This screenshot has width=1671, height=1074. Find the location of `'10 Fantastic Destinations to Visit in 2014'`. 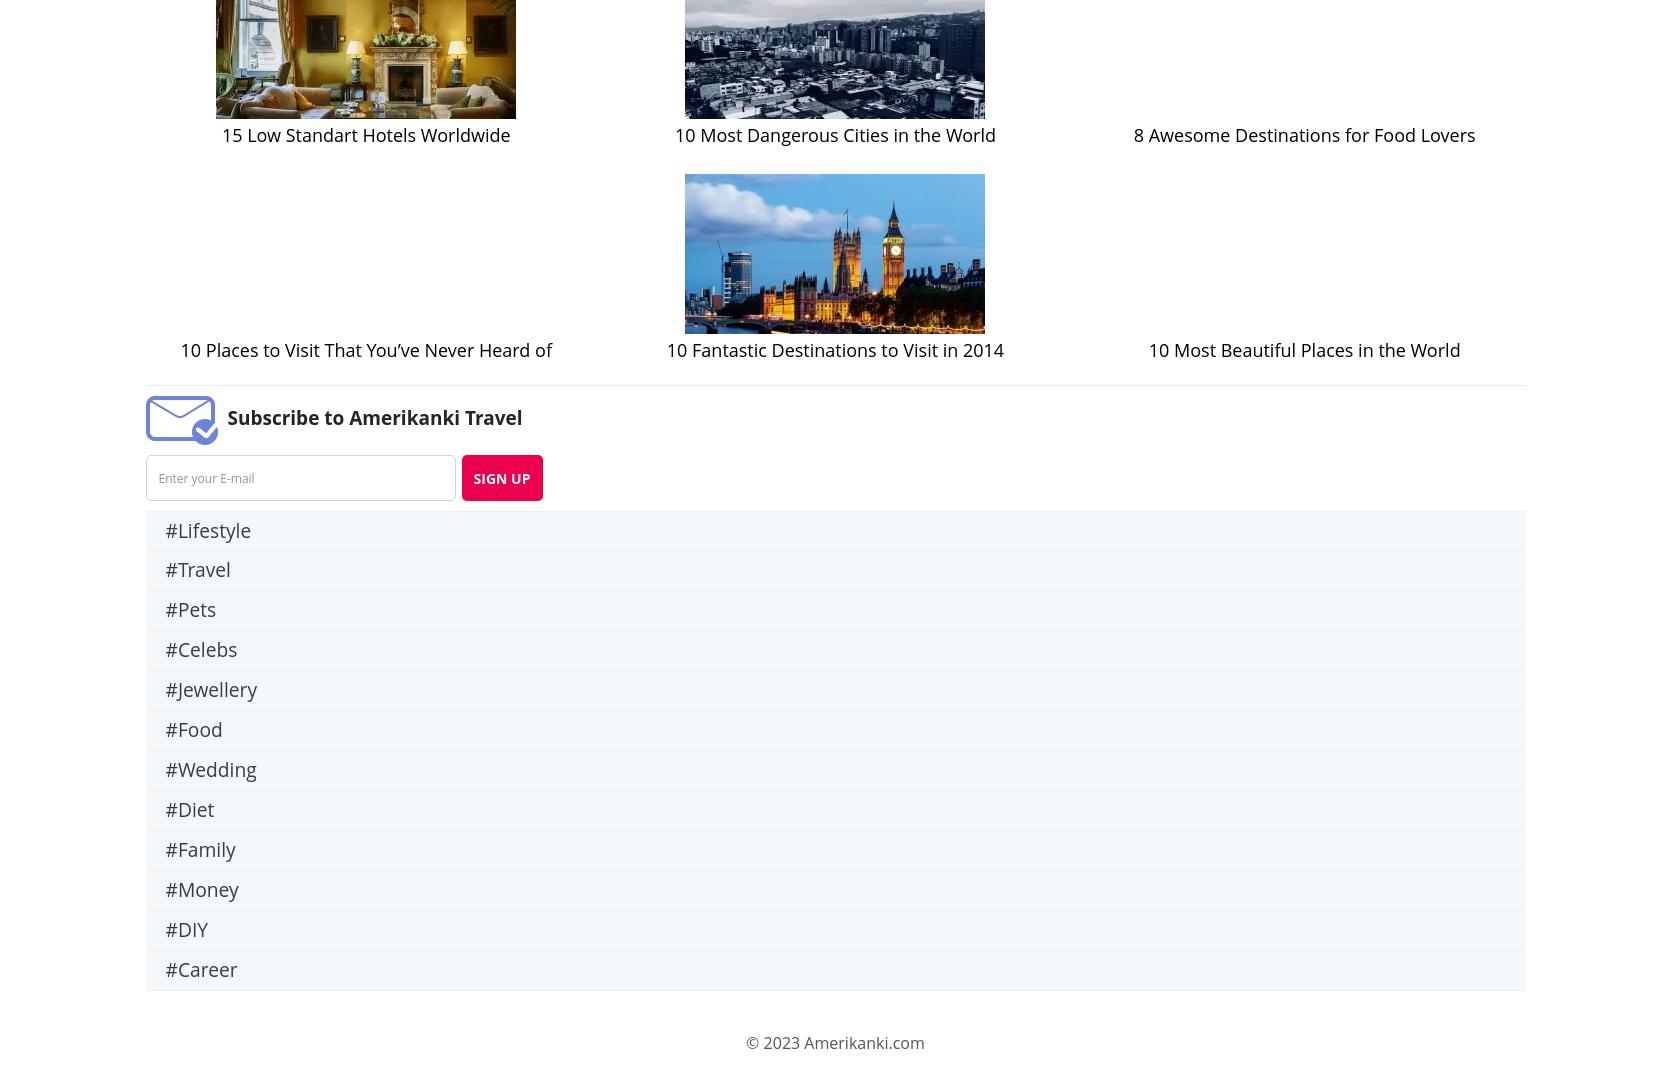

'10 Fantastic Destinations to Visit in 2014' is located at coordinates (665, 349).